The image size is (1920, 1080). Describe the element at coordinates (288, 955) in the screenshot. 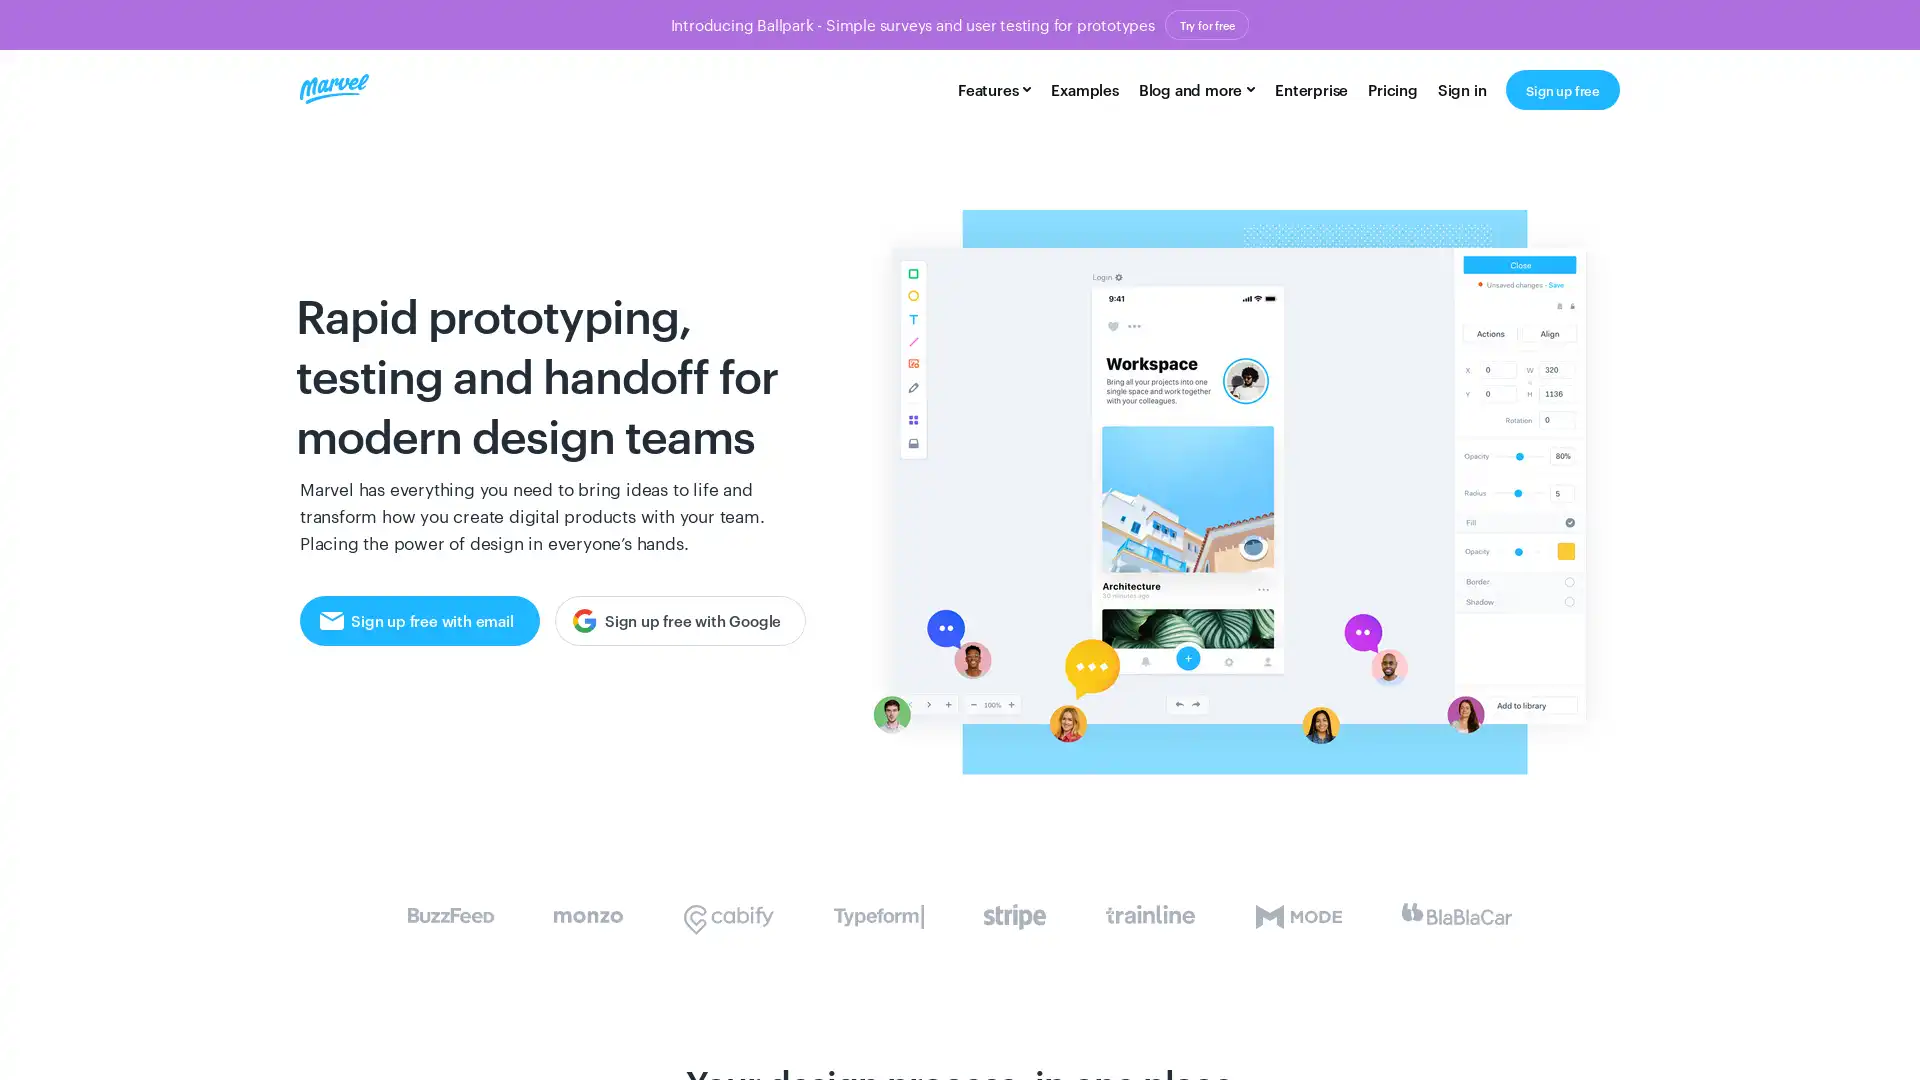

I see `Accept` at that location.